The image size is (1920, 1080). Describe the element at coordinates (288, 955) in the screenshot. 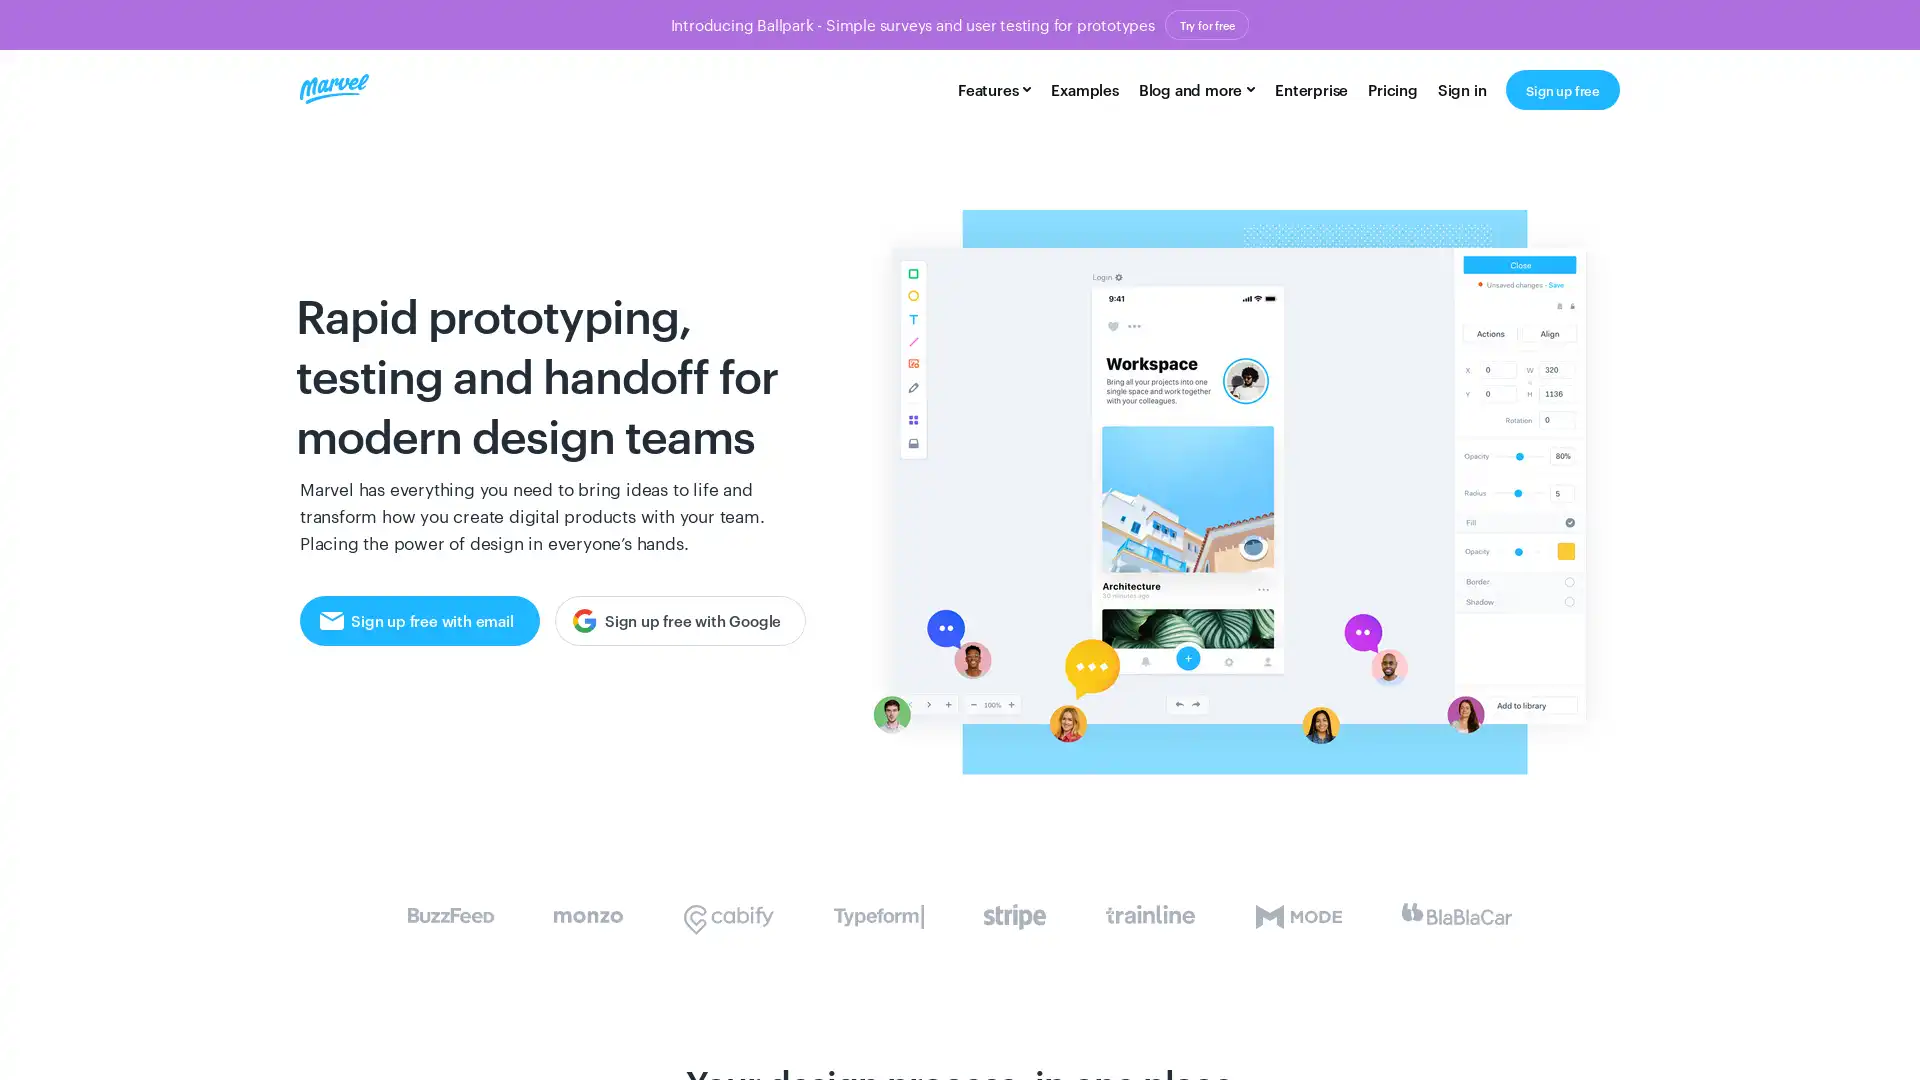

I see `Accept` at that location.